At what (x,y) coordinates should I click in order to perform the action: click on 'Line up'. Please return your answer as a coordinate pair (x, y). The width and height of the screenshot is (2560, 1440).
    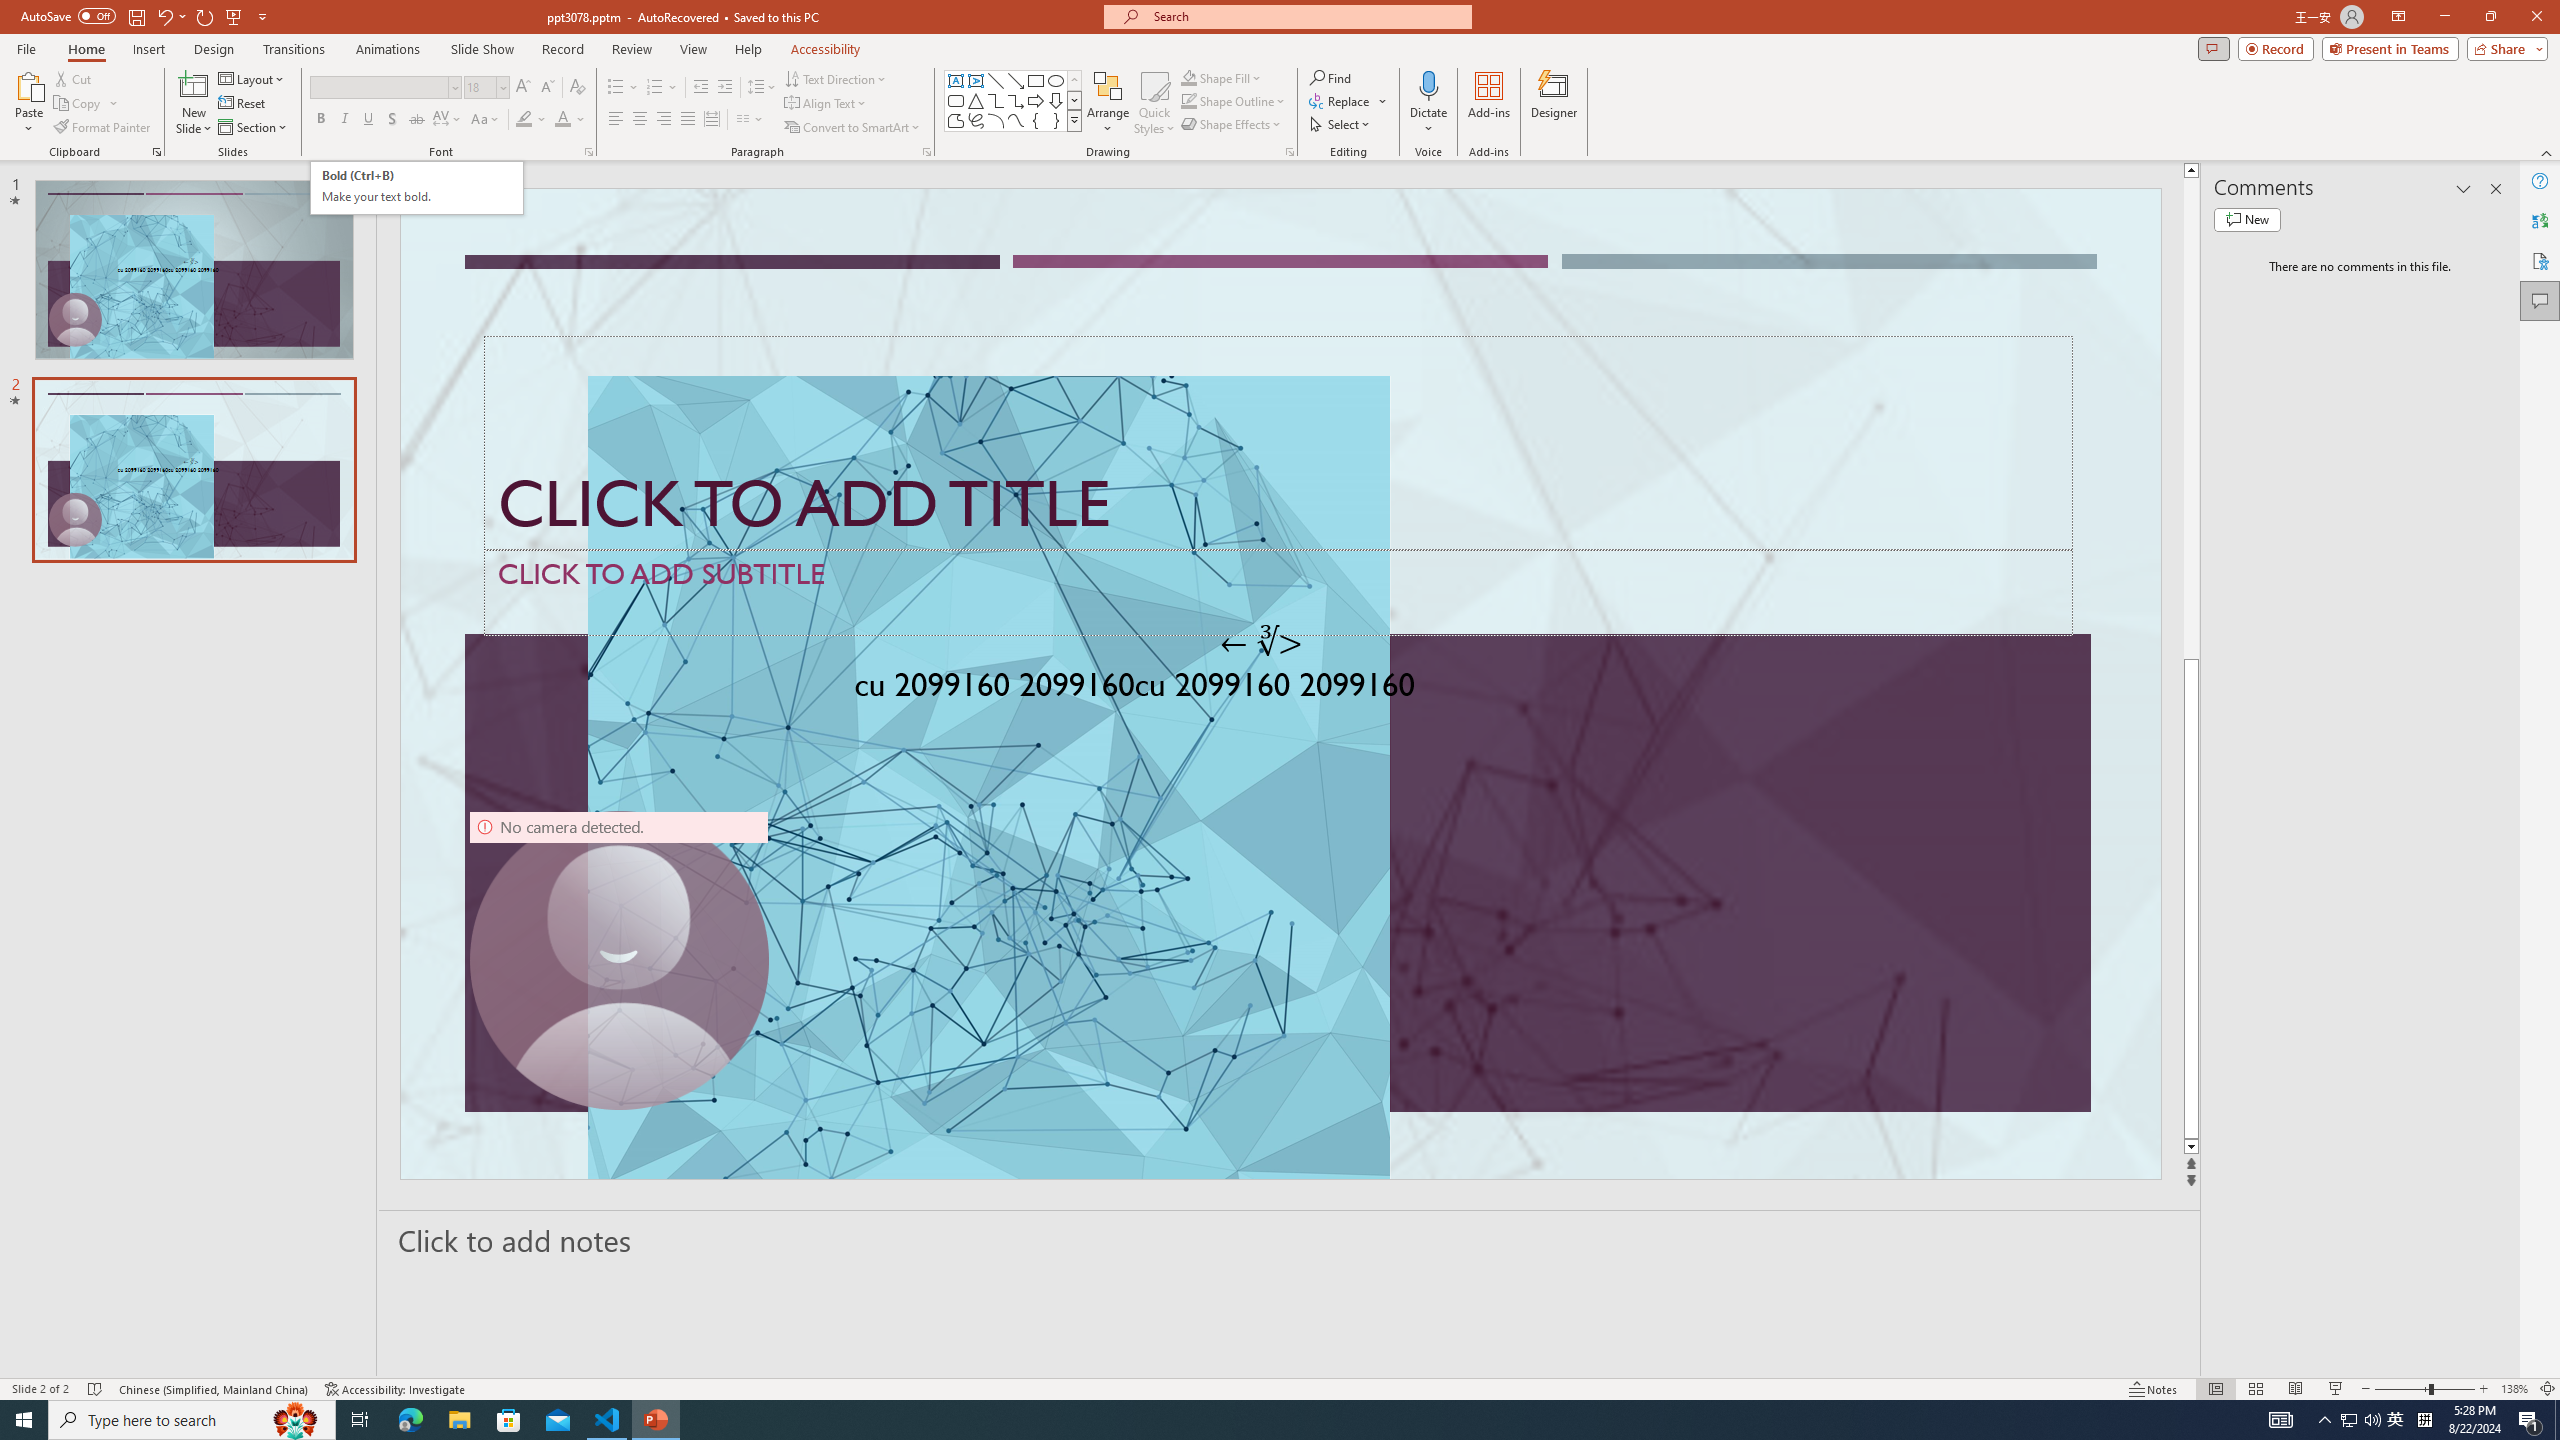
    Looking at the image, I should click on (2190, 168).